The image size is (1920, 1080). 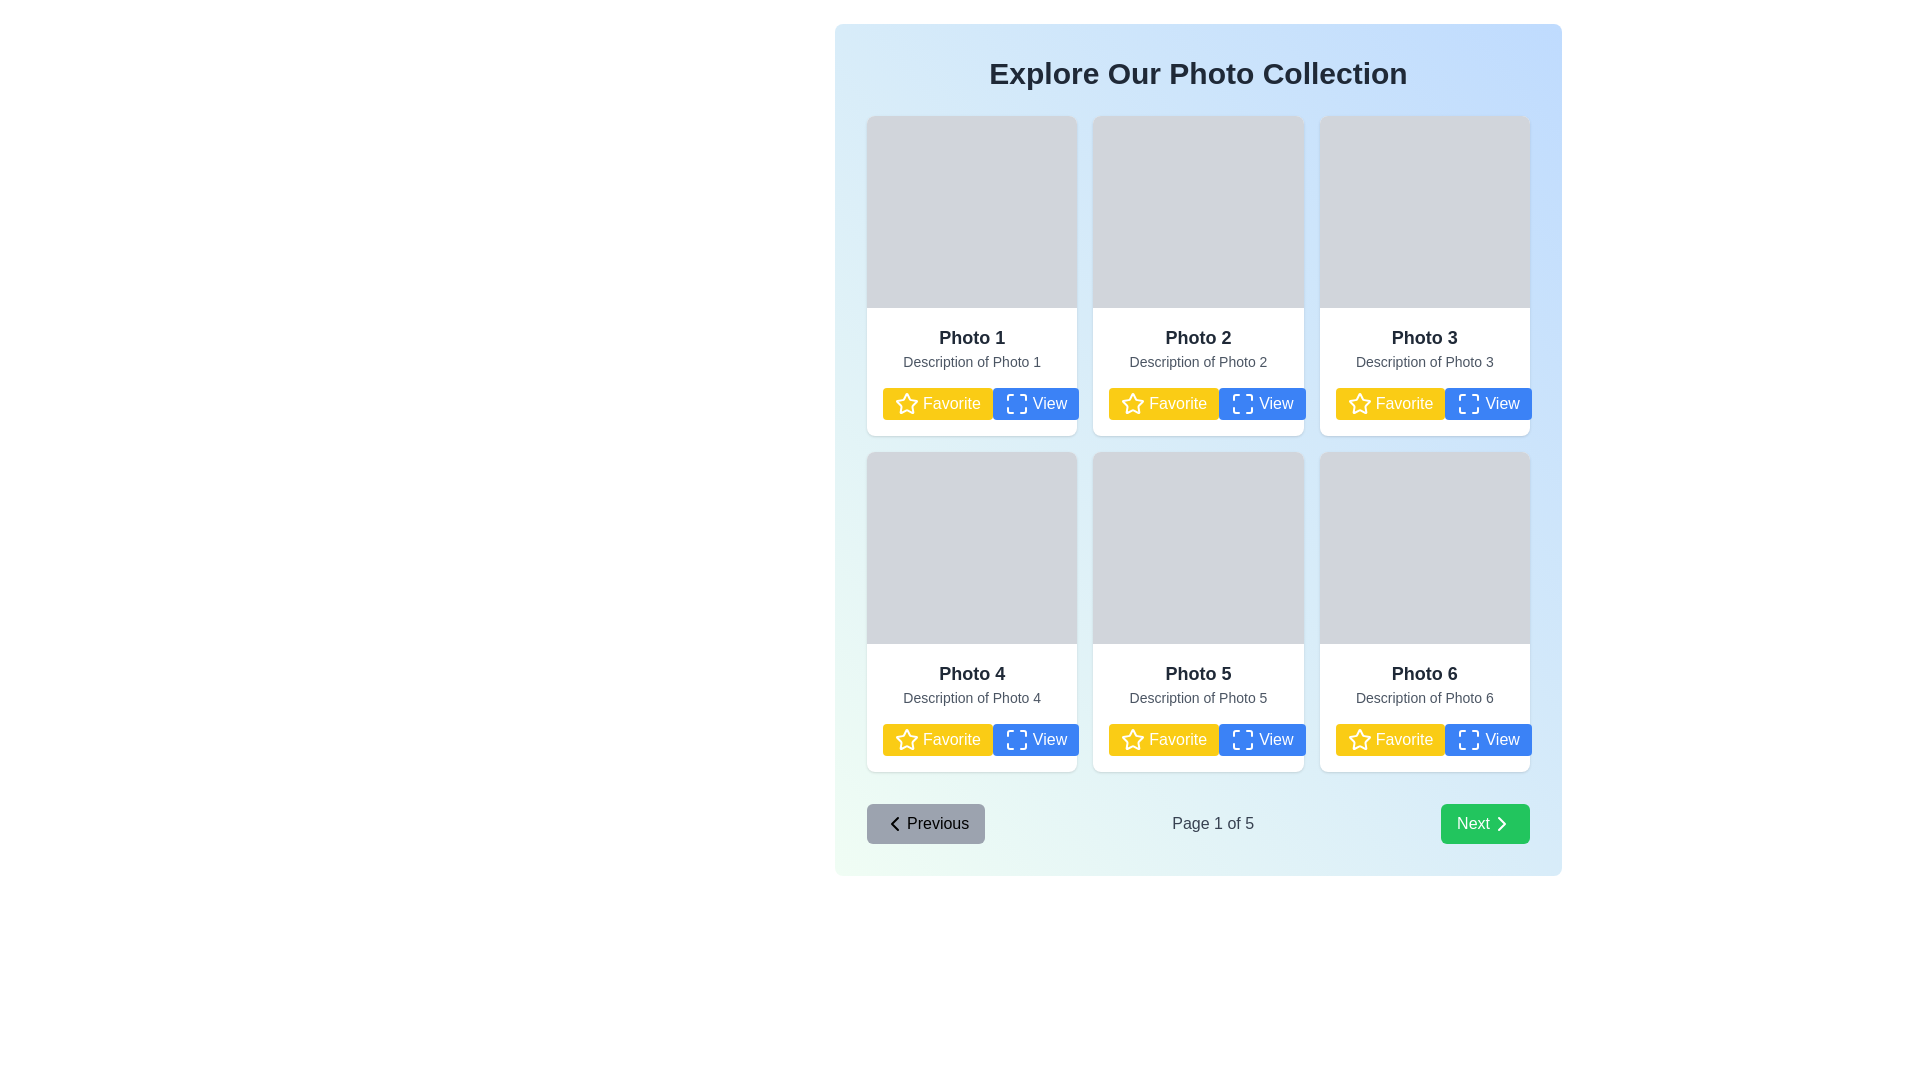 What do you see at coordinates (1359, 403) in the screenshot?
I see `the yellow star icon located in the third card of the grid layout to mark the item as favorite` at bounding box center [1359, 403].